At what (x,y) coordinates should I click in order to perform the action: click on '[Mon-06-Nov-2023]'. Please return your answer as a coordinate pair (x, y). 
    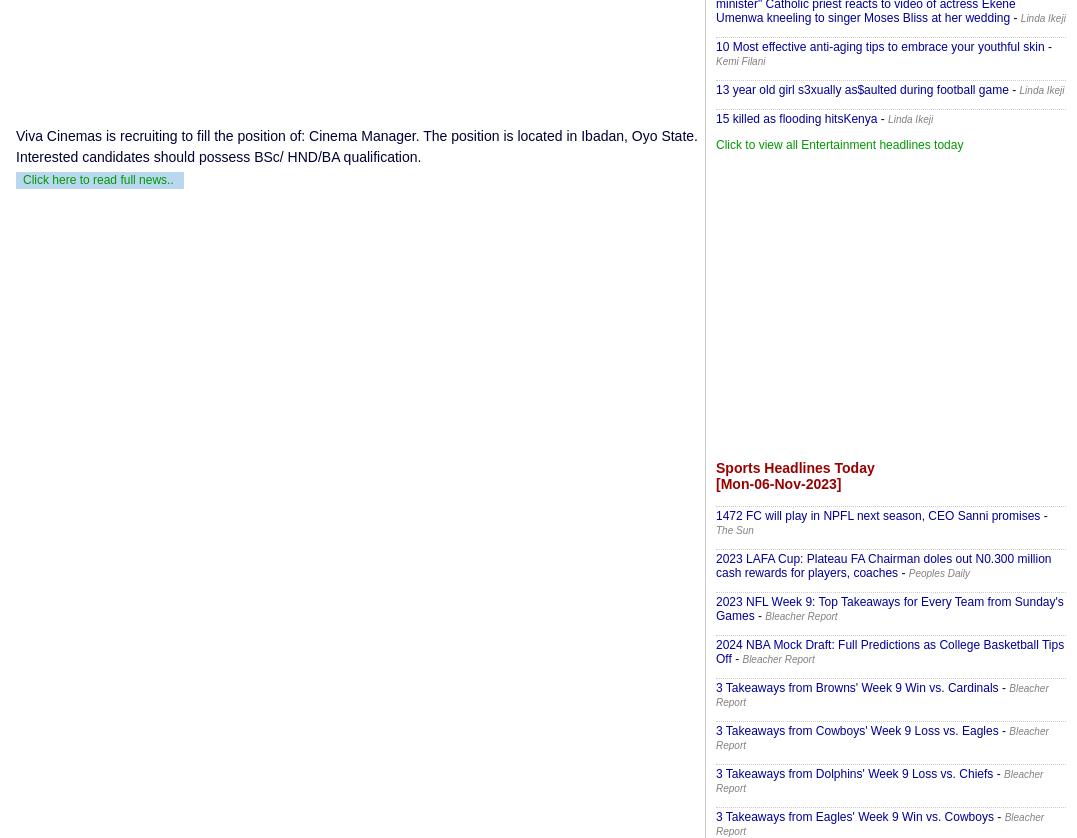
    Looking at the image, I should click on (777, 484).